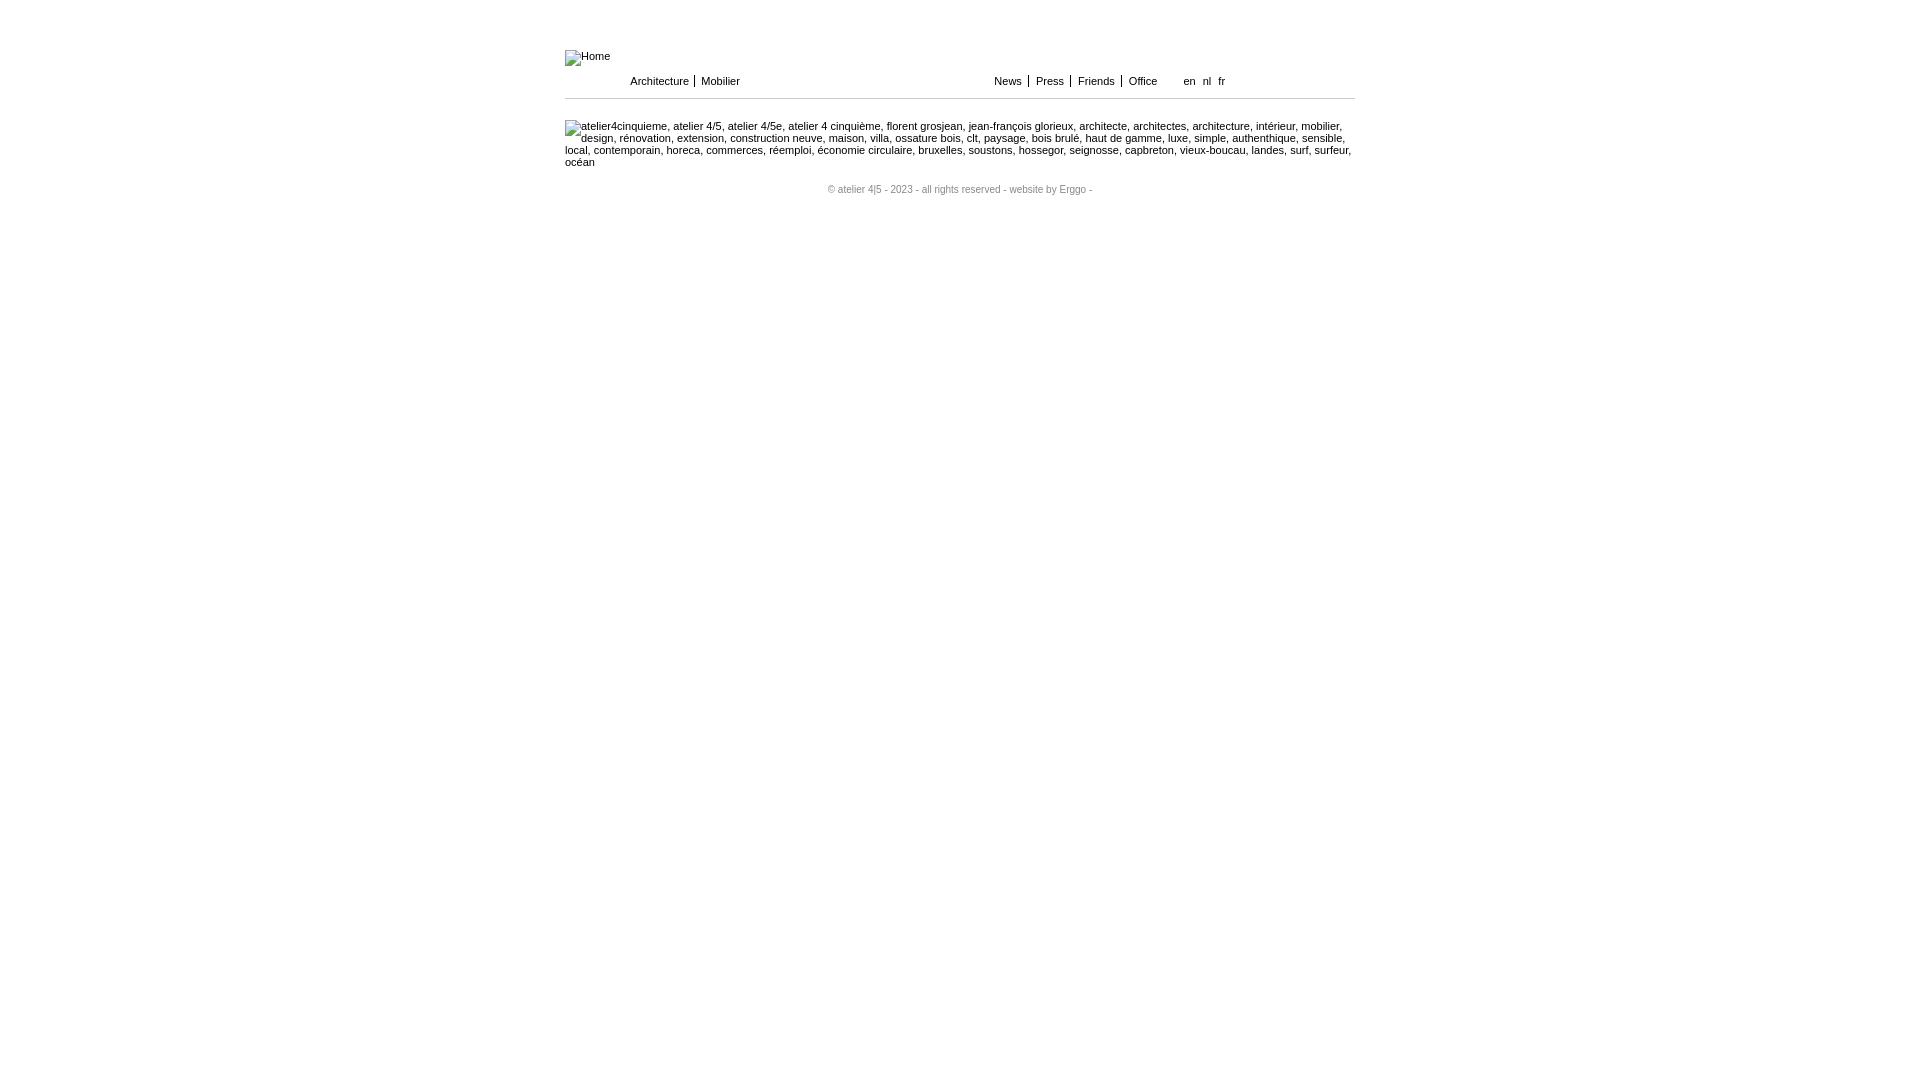 Image resolution: width=1920 pixels, height=1080 pixels. I want to click on '- website by Erggo -', so click(1046, 189).